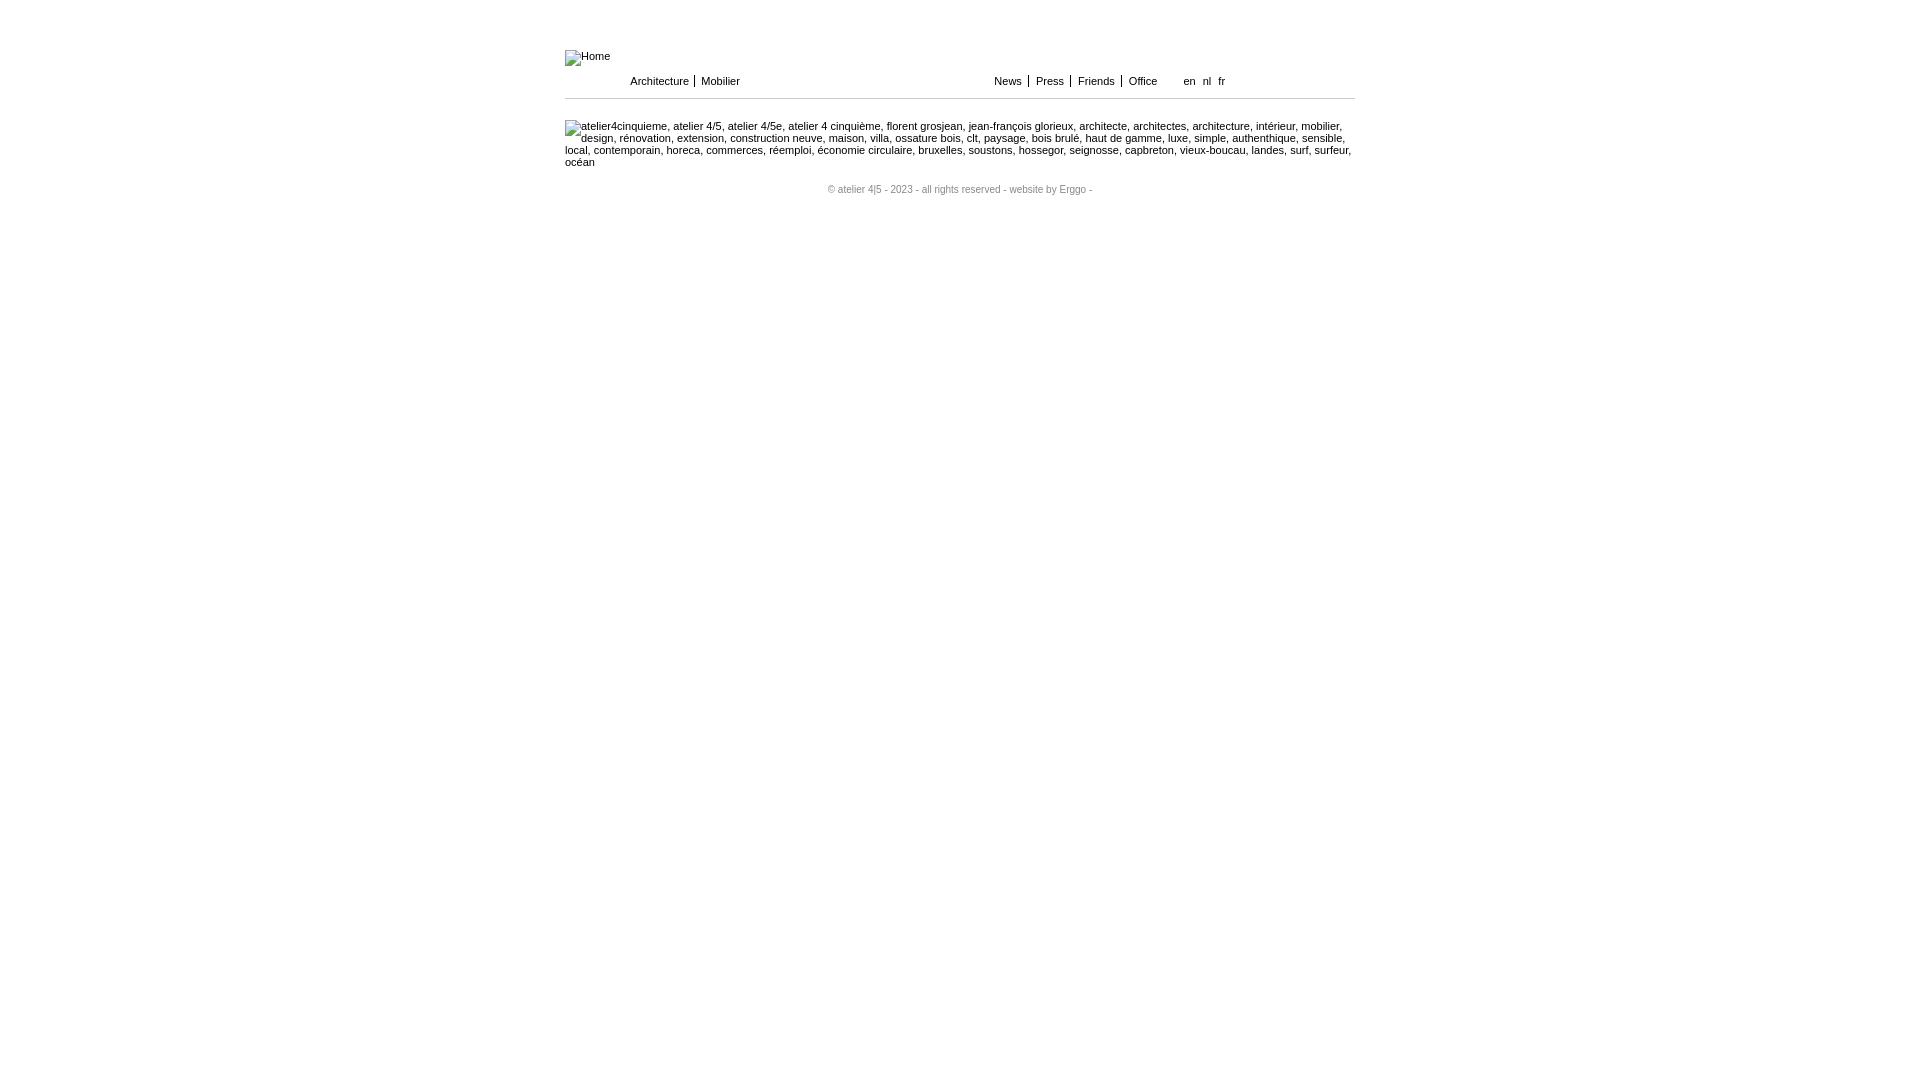 Image resolution: width=1920 pixels, height=1080 pixels. I want to click on '- website by Erggo -', so click(1046, 189).